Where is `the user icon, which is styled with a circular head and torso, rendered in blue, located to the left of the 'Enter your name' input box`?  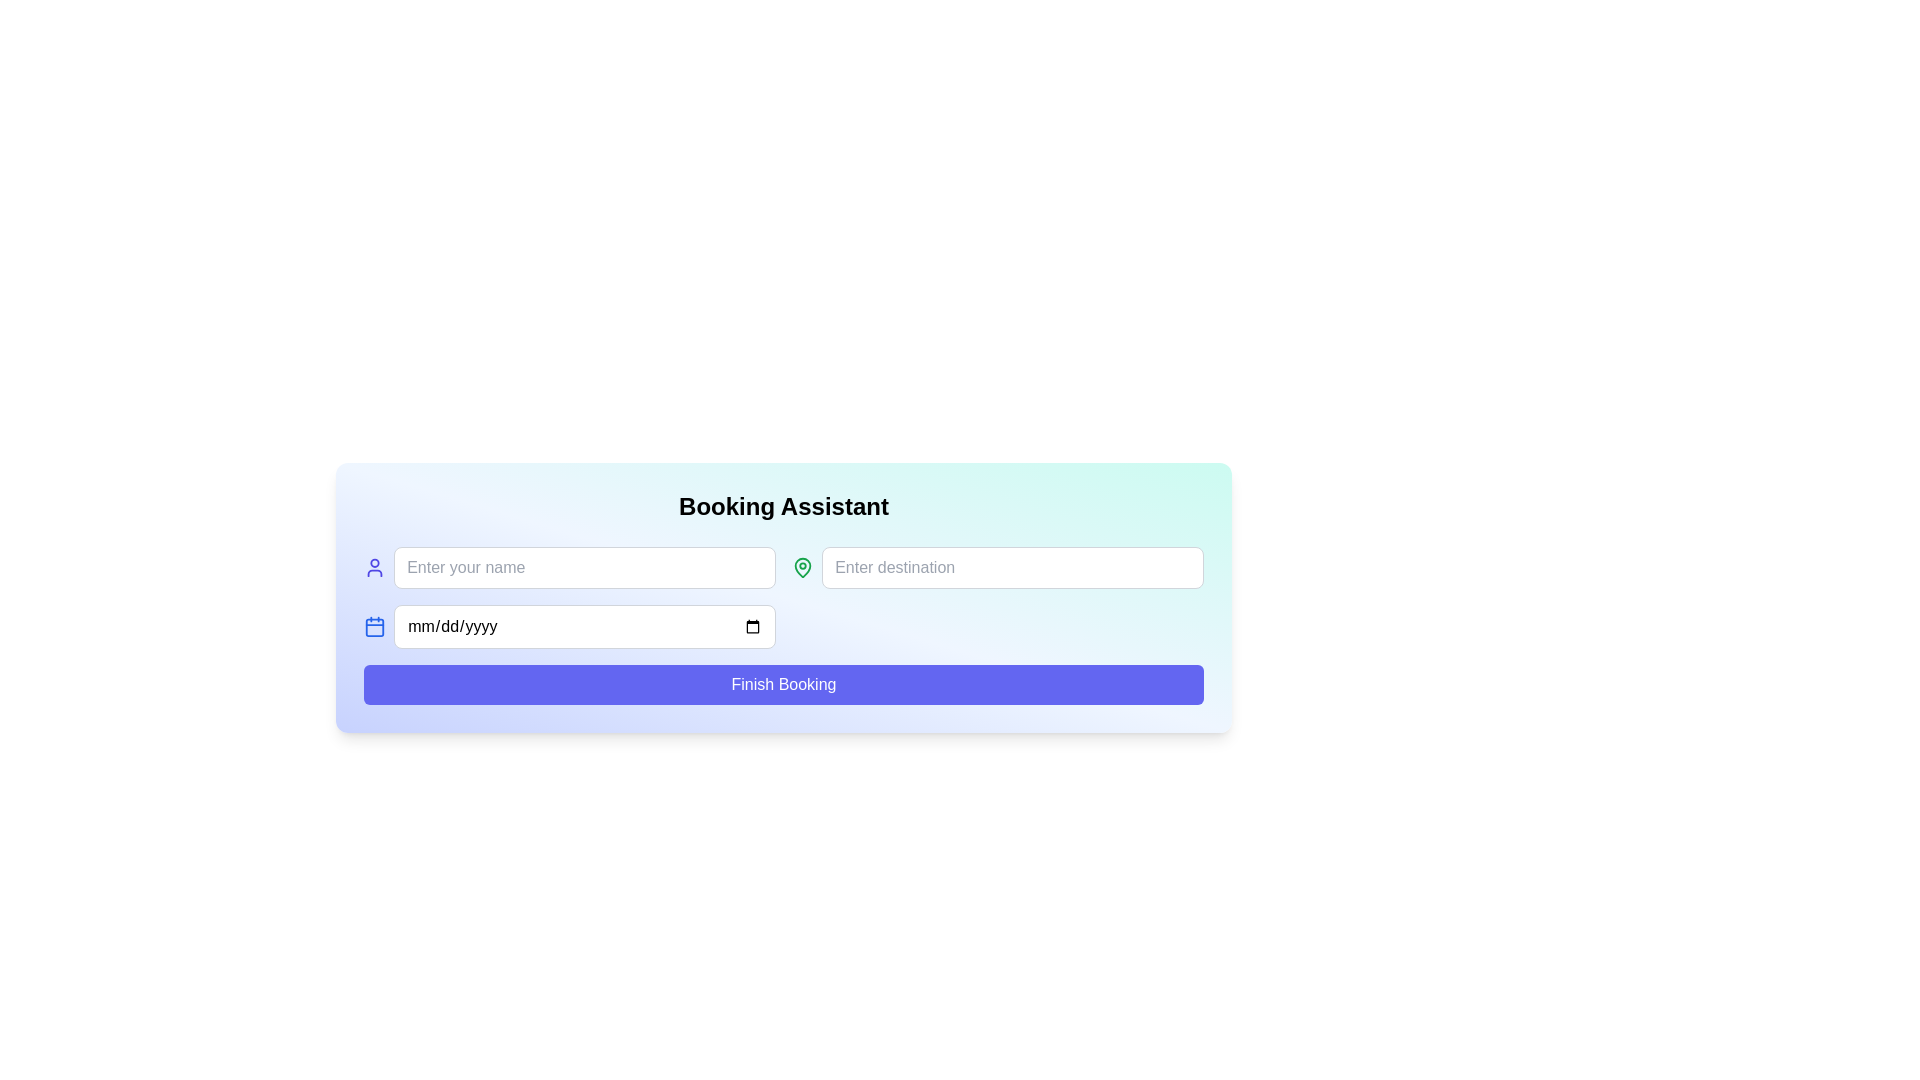 the user icon, which is styled with a circular head and torso, rendered in blue, located to the left of the 'Enter your name' input box is located at coordinates (374, 567).